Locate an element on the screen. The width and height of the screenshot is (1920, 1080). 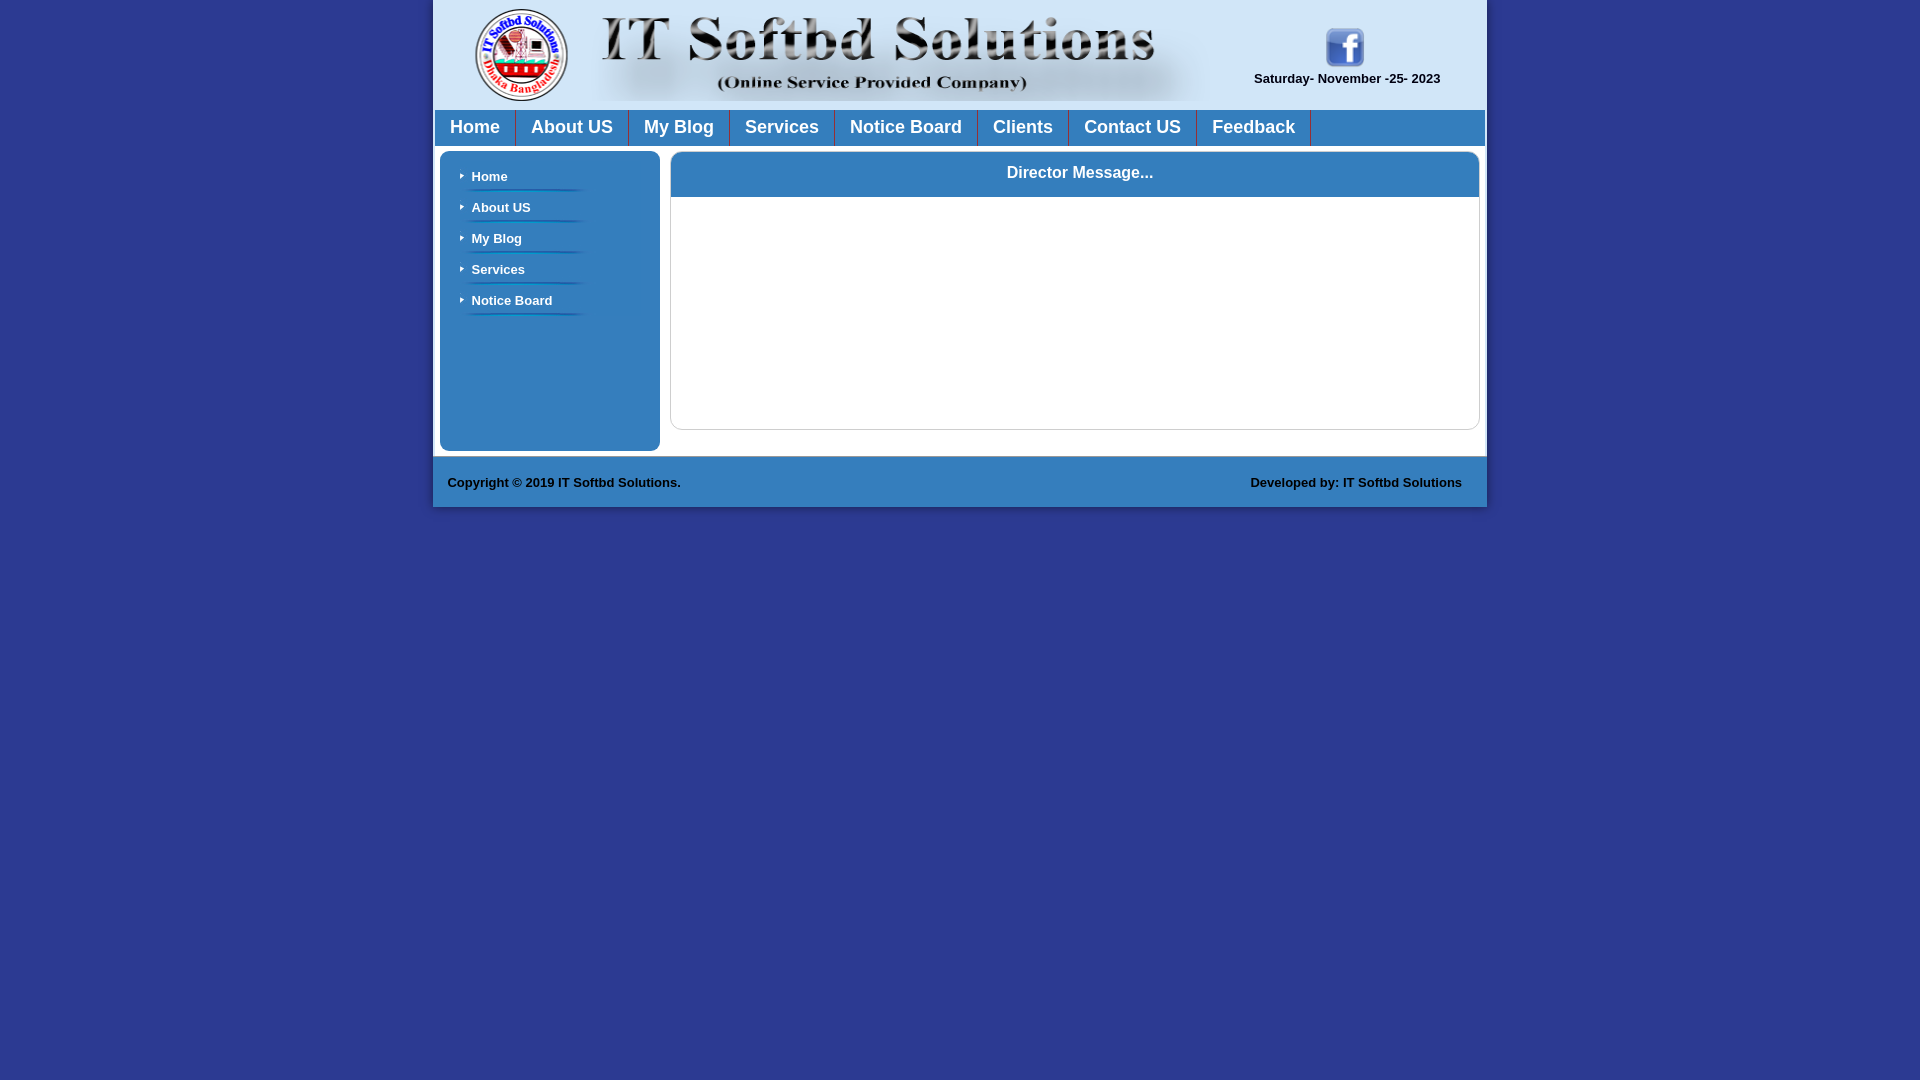
'About US' is located at coordinates (445, 207).